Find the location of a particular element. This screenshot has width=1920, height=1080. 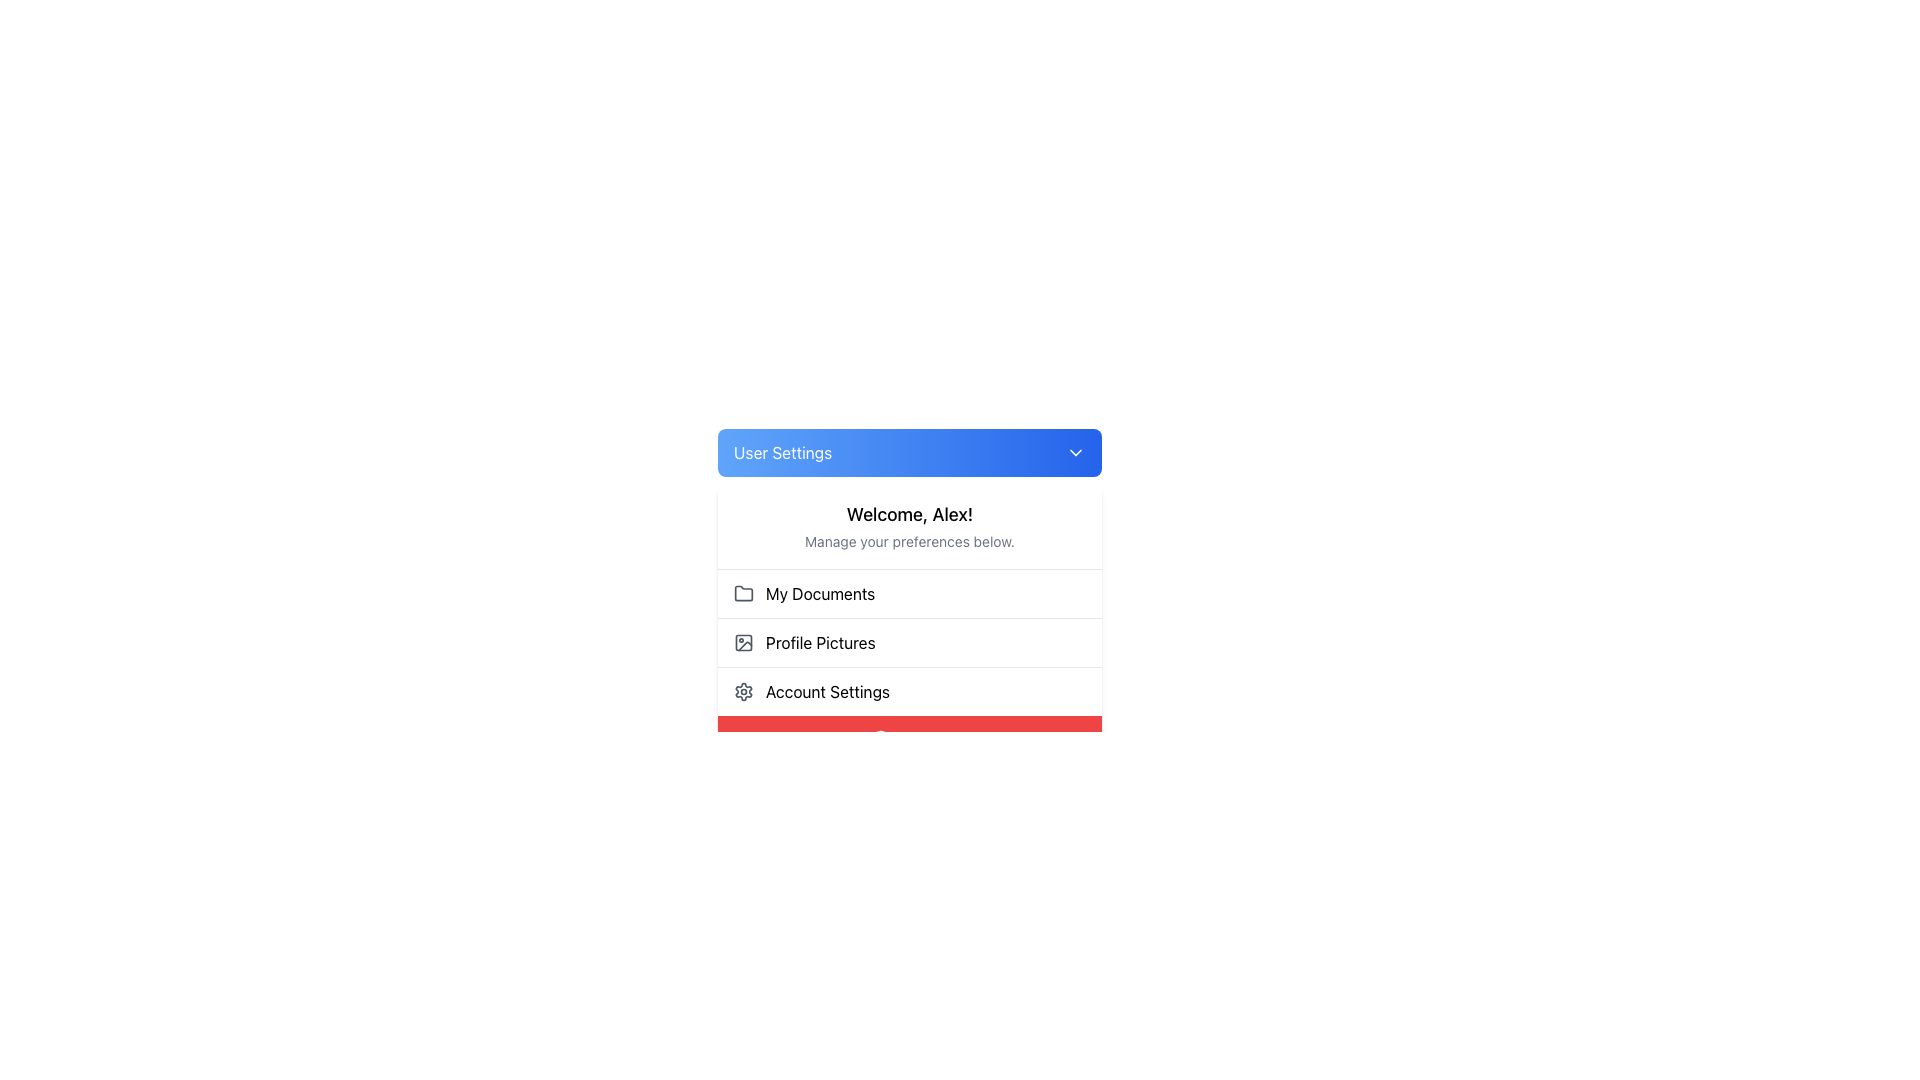

text content of the 'Account Settings' label, which is a black font text element positioned in the dropdown menu for user settings options is located at coordinates (828, 690).